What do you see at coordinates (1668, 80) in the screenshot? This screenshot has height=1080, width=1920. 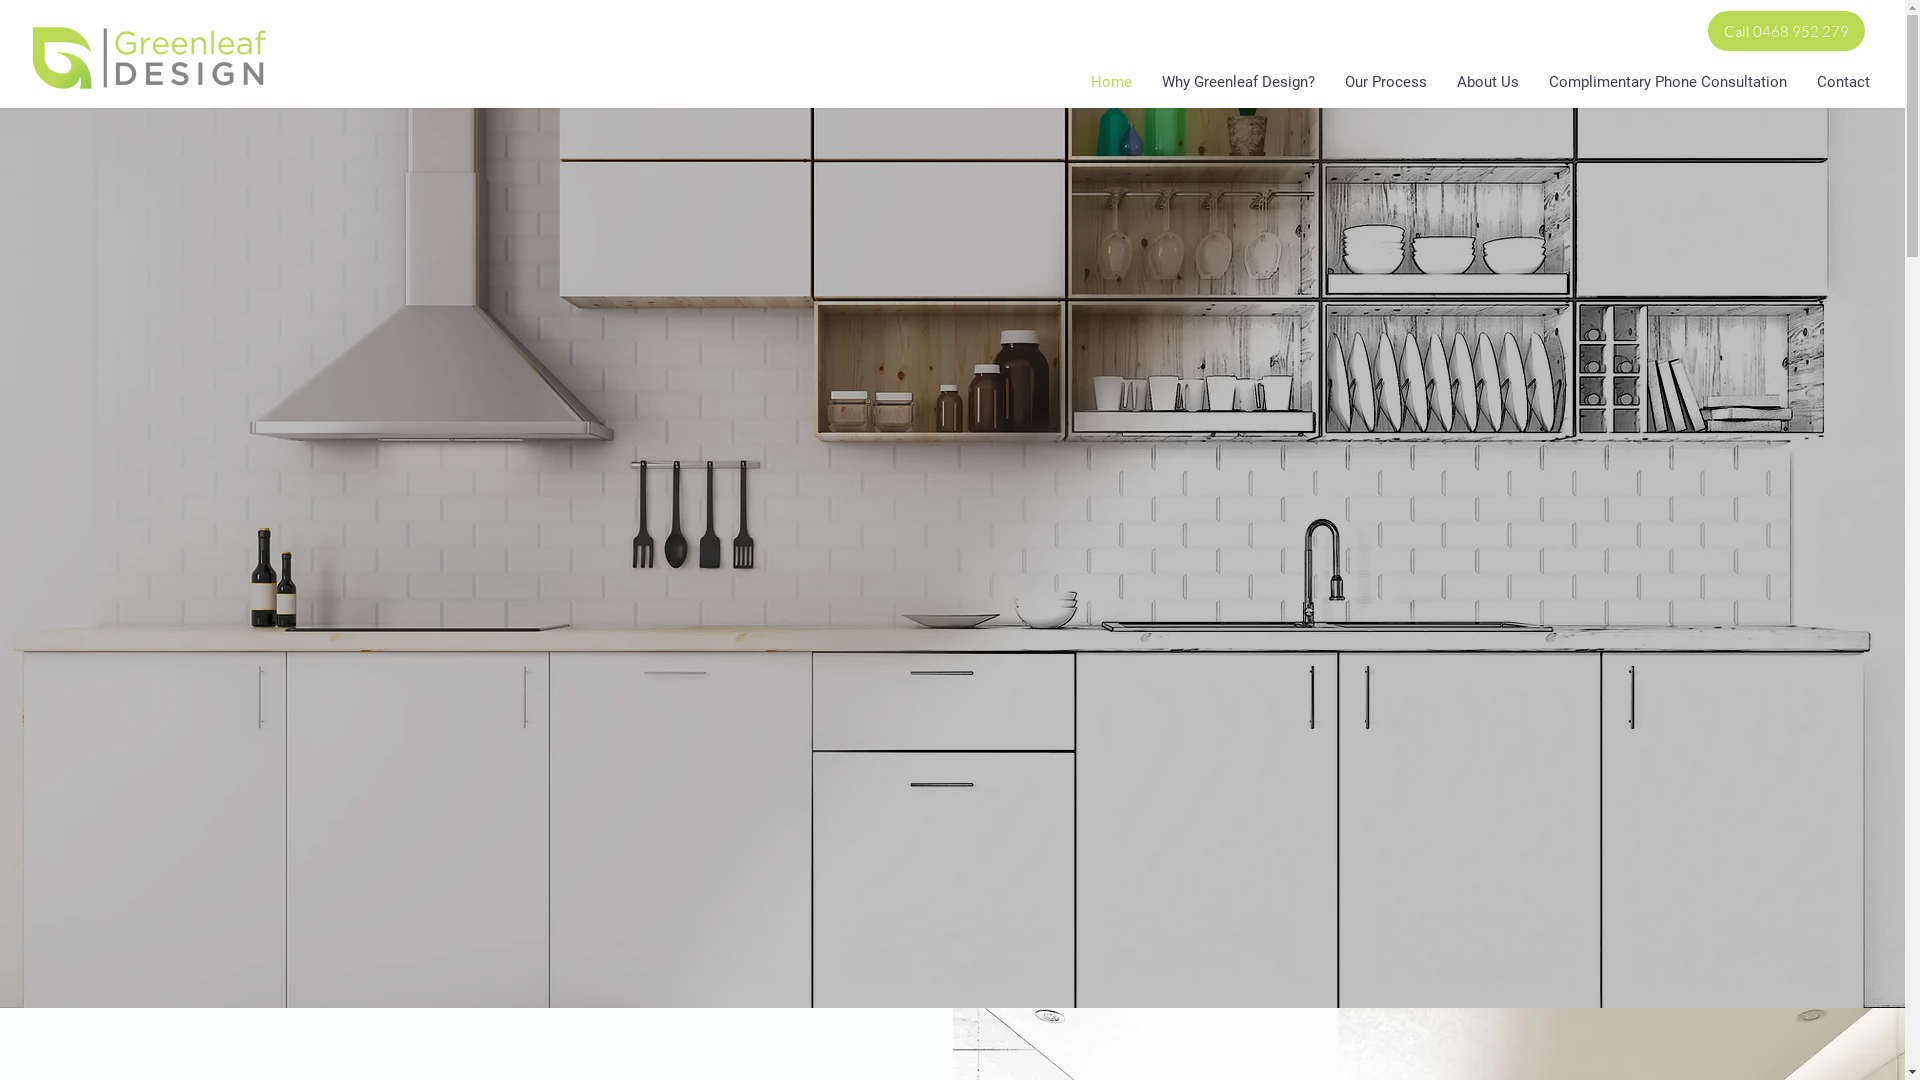 I see `'Complimentary Phone Consultation'` at bounding box center [1668, 80].